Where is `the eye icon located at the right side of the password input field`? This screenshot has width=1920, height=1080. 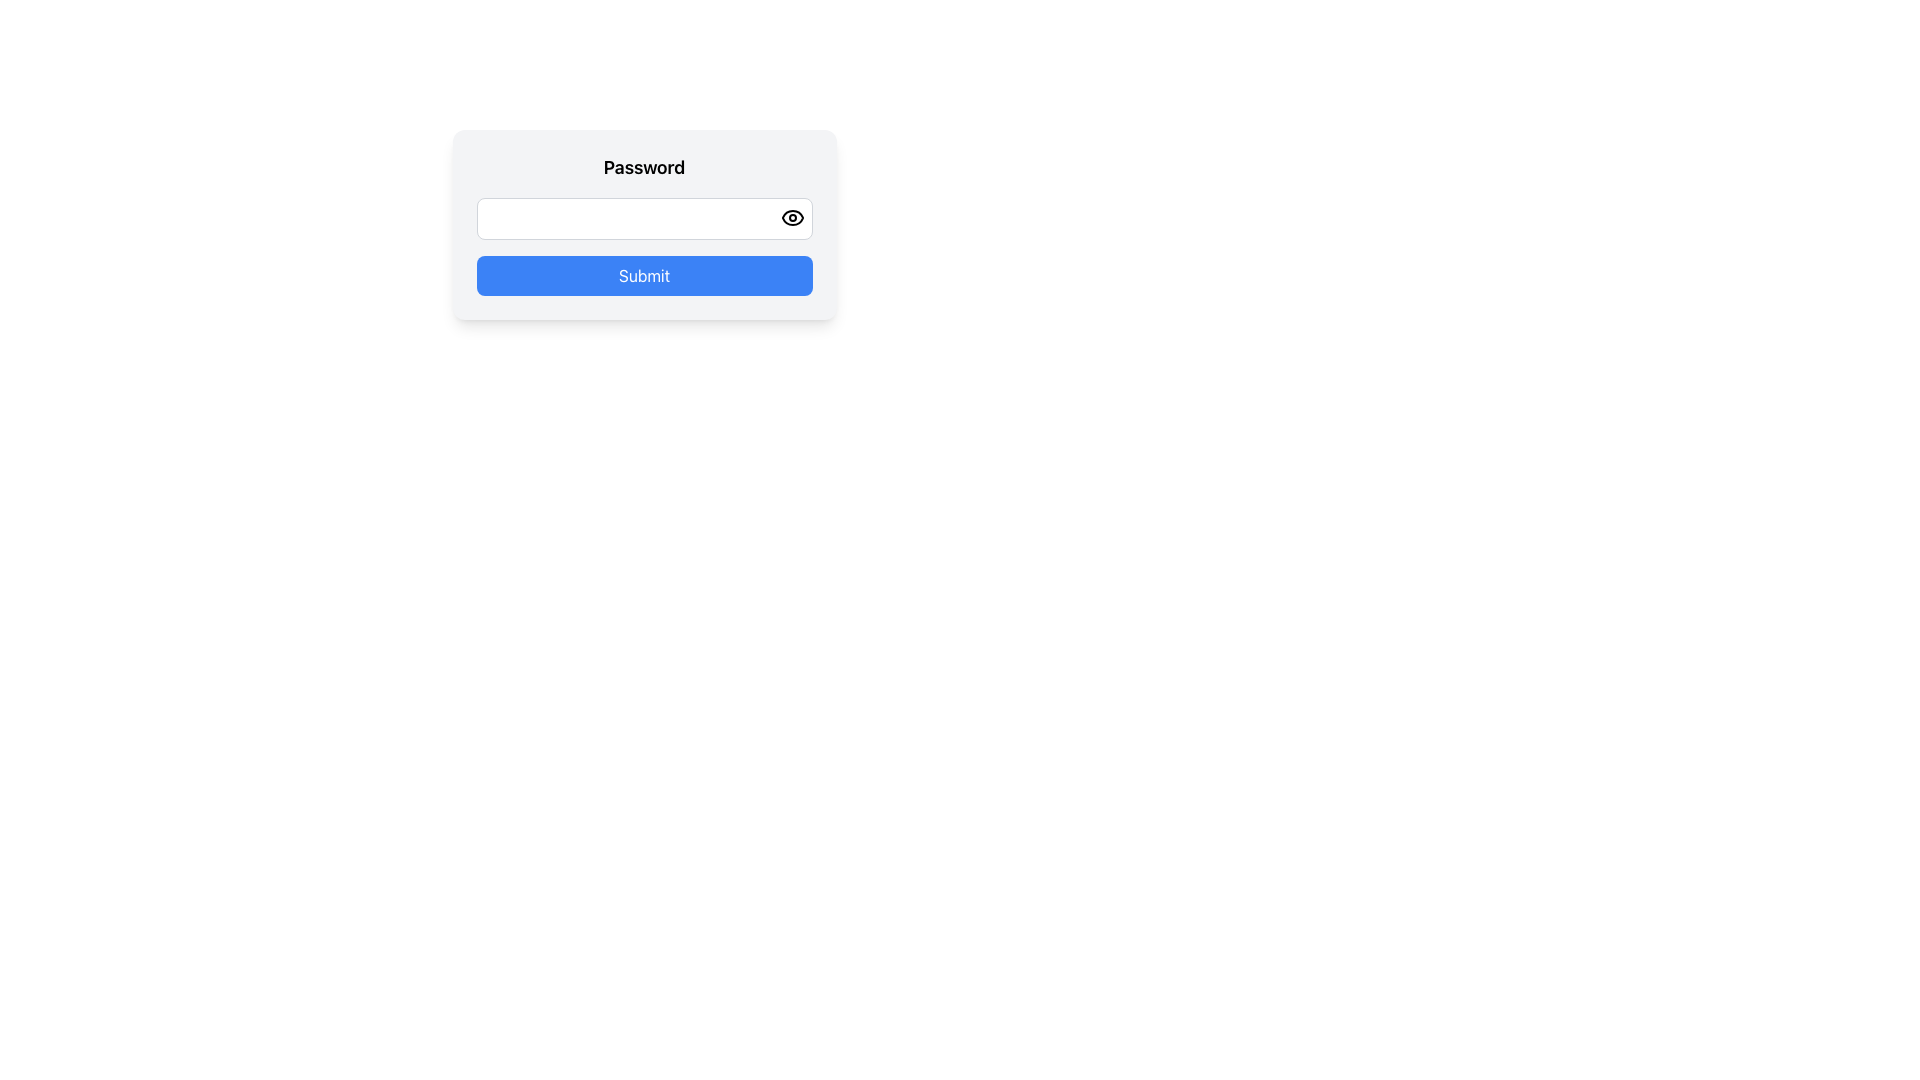
the eye icon located at the right side of the password input field is located at coordinates (791, 218).